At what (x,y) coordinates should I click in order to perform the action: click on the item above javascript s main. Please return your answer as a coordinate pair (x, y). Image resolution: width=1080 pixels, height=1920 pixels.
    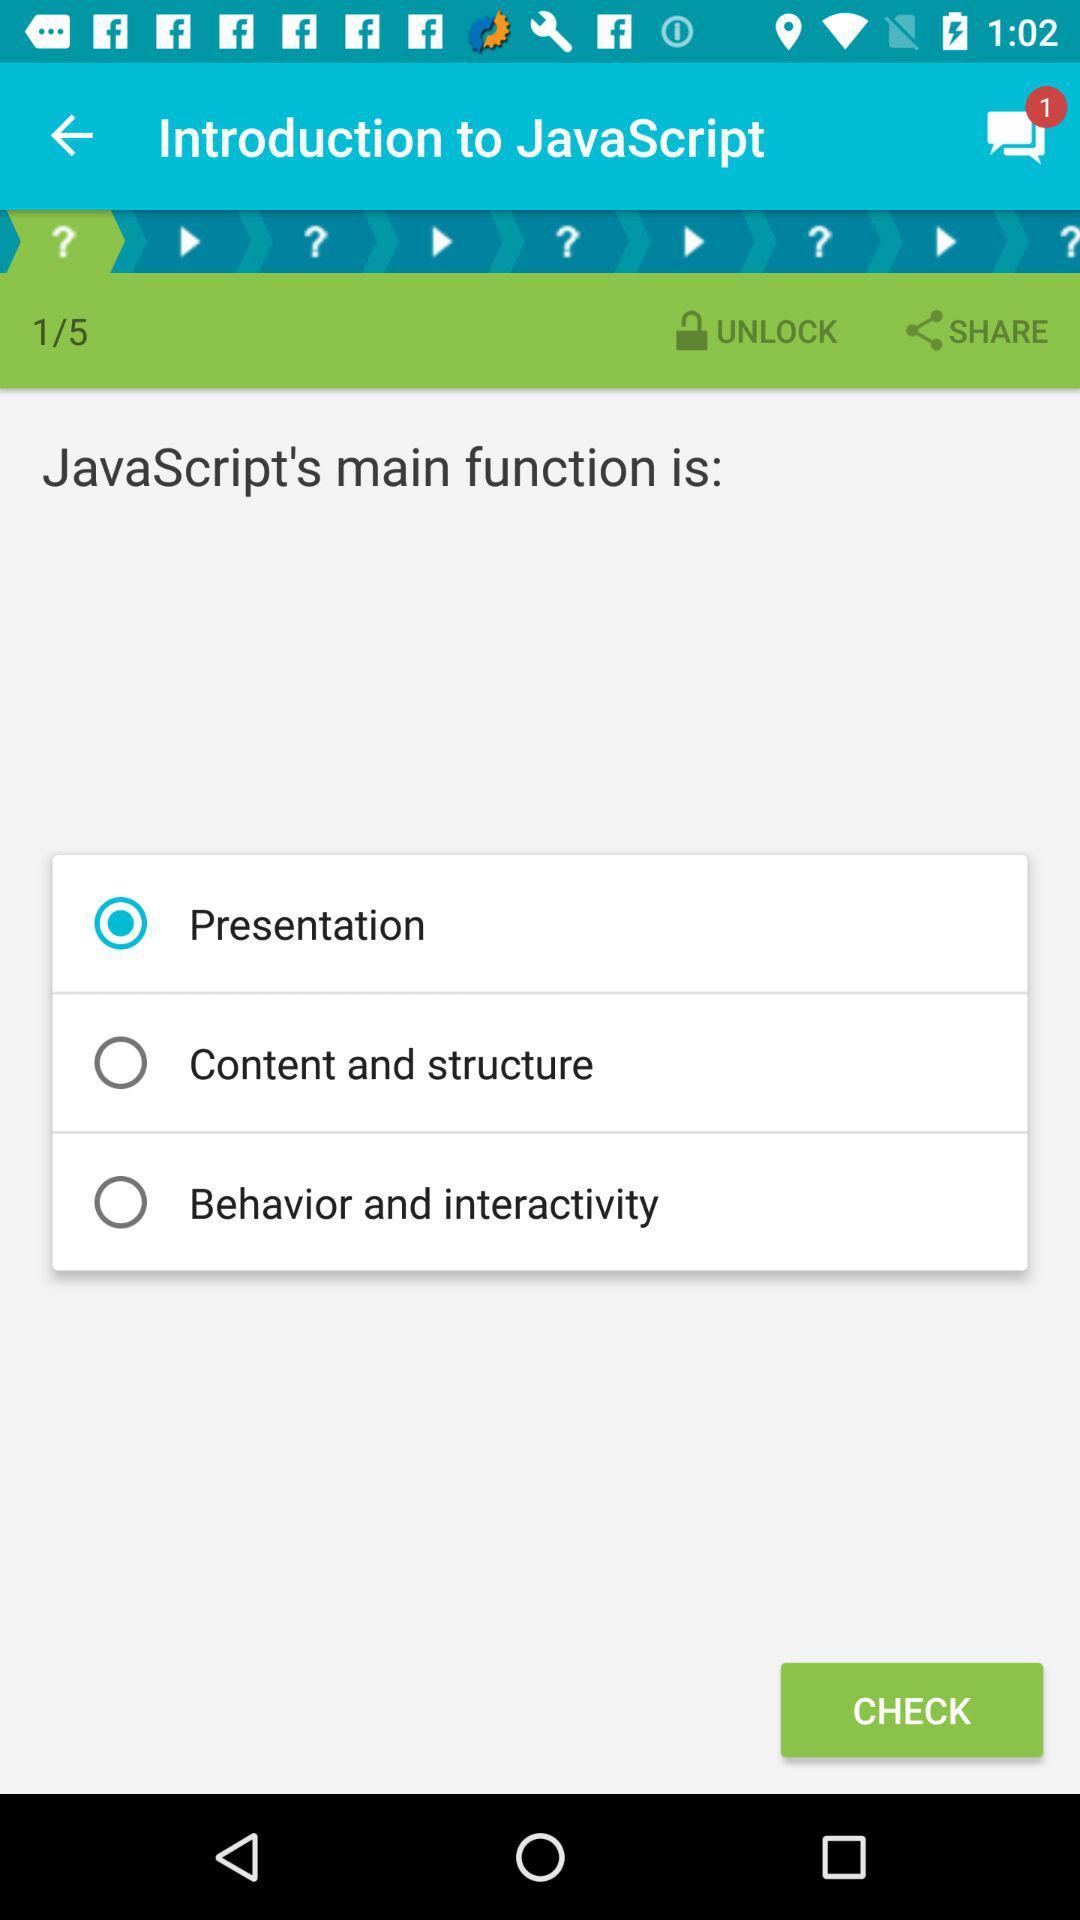
    Looking at the image, I should click on (752, 330).